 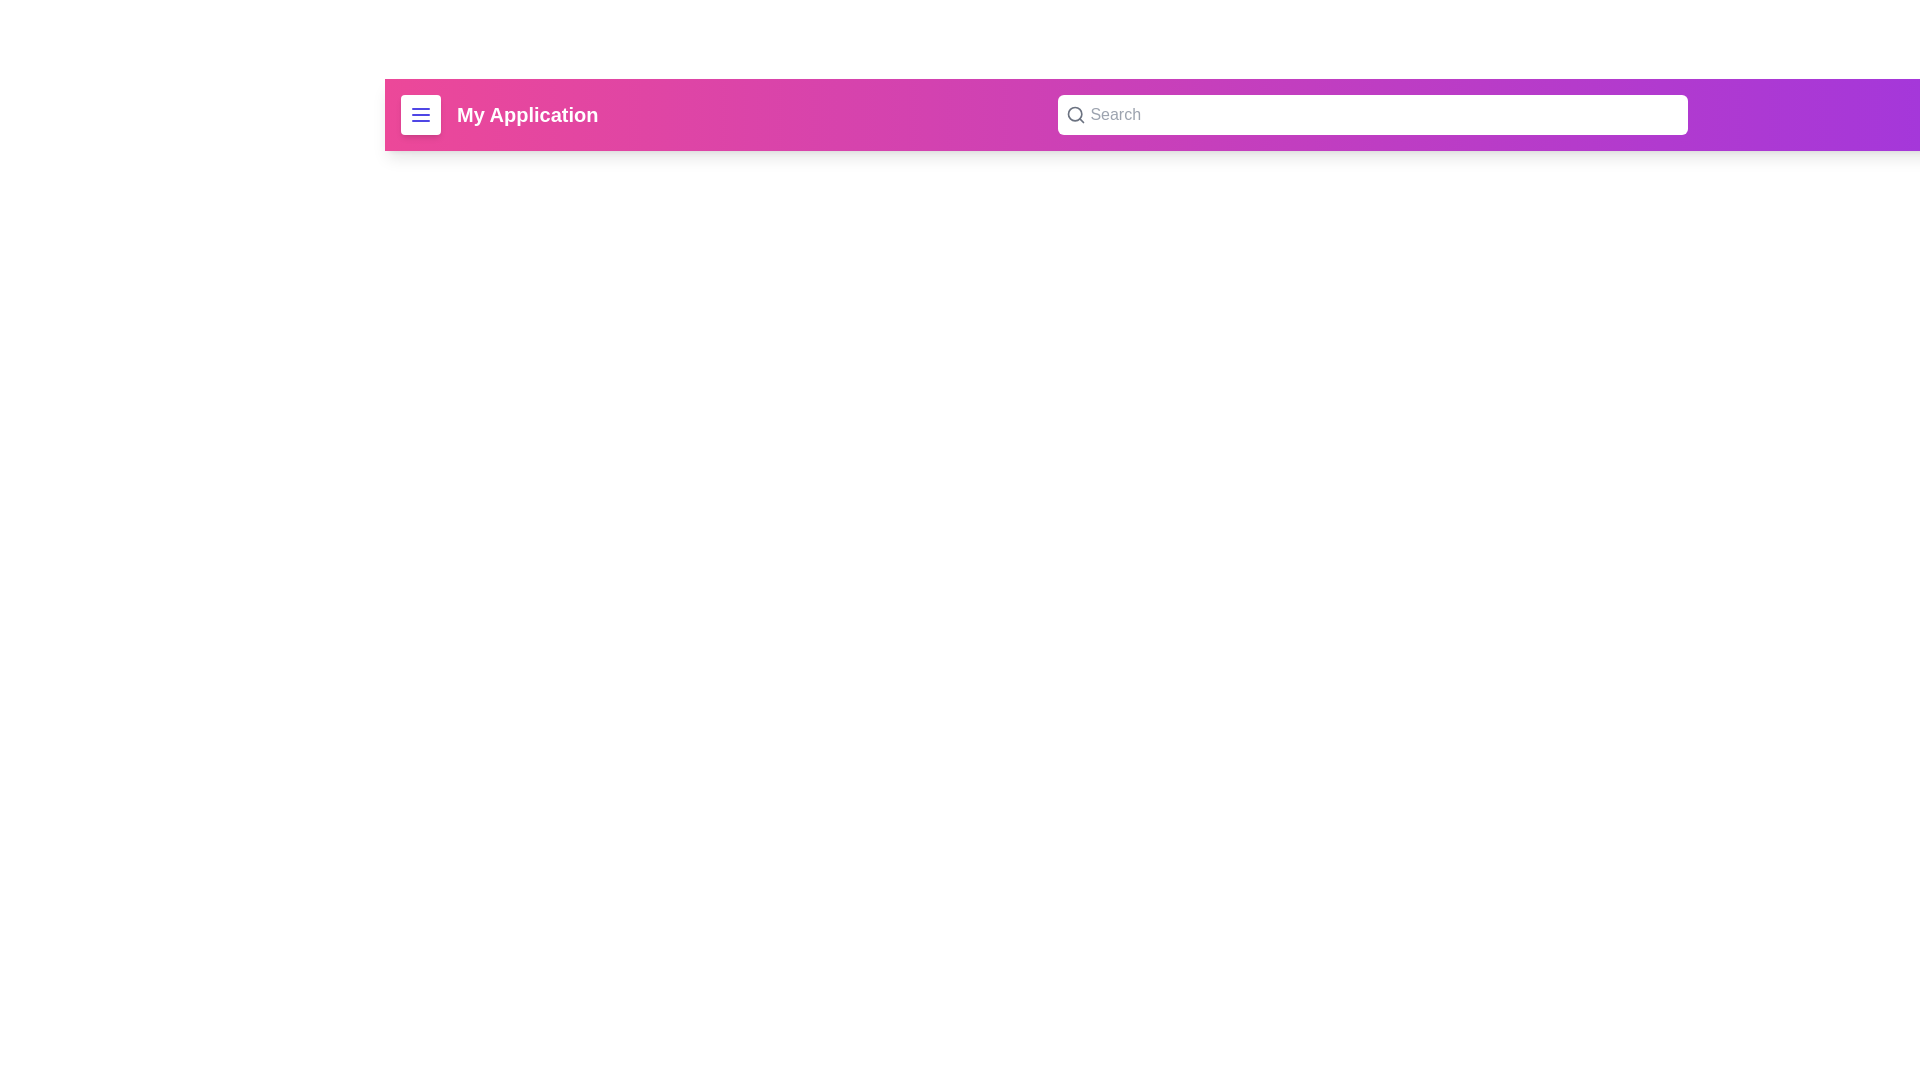 I want to click on the search bar and type the query 'example query', so click(x=1371, y=115).